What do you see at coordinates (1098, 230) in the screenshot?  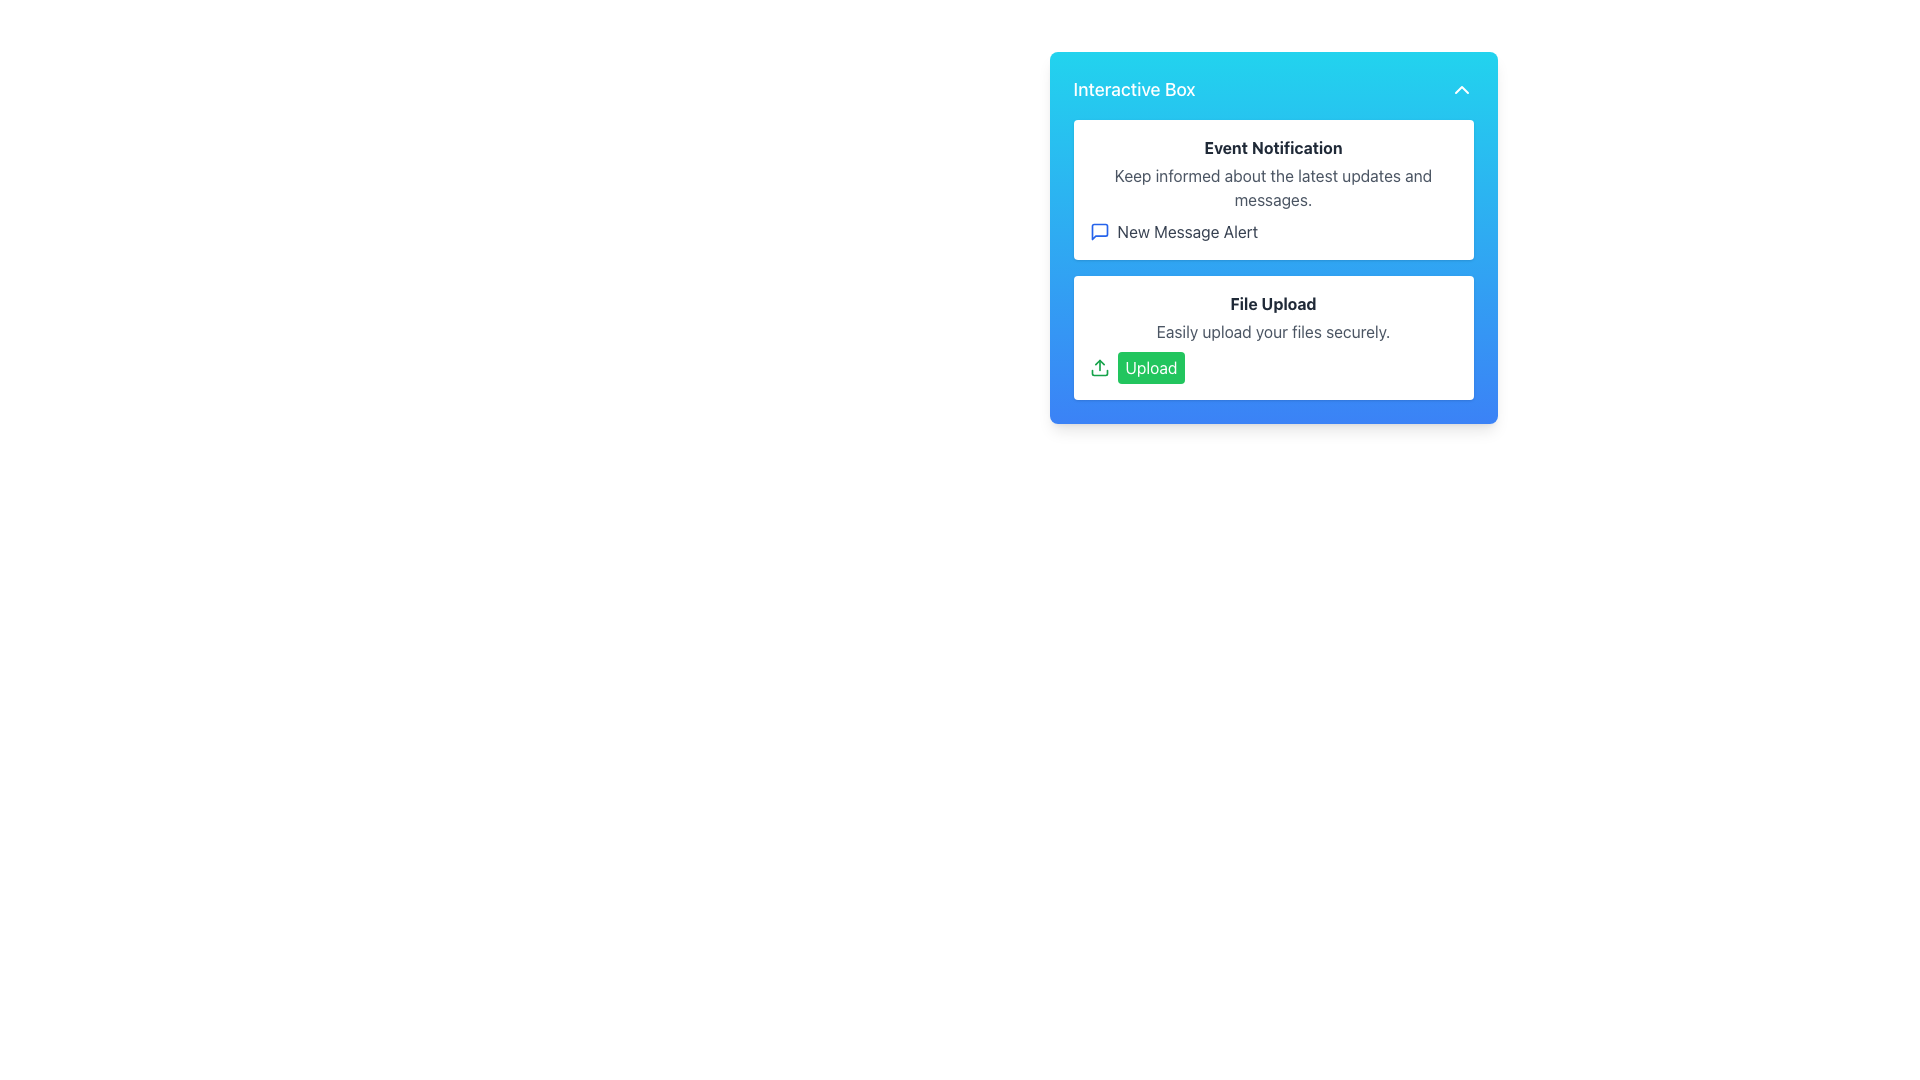 I see `the notification icon for new messages located in the 'Event Notification' section, positioned to the left of the 'New Message Alert' label` at bounding box center [1098, 230].